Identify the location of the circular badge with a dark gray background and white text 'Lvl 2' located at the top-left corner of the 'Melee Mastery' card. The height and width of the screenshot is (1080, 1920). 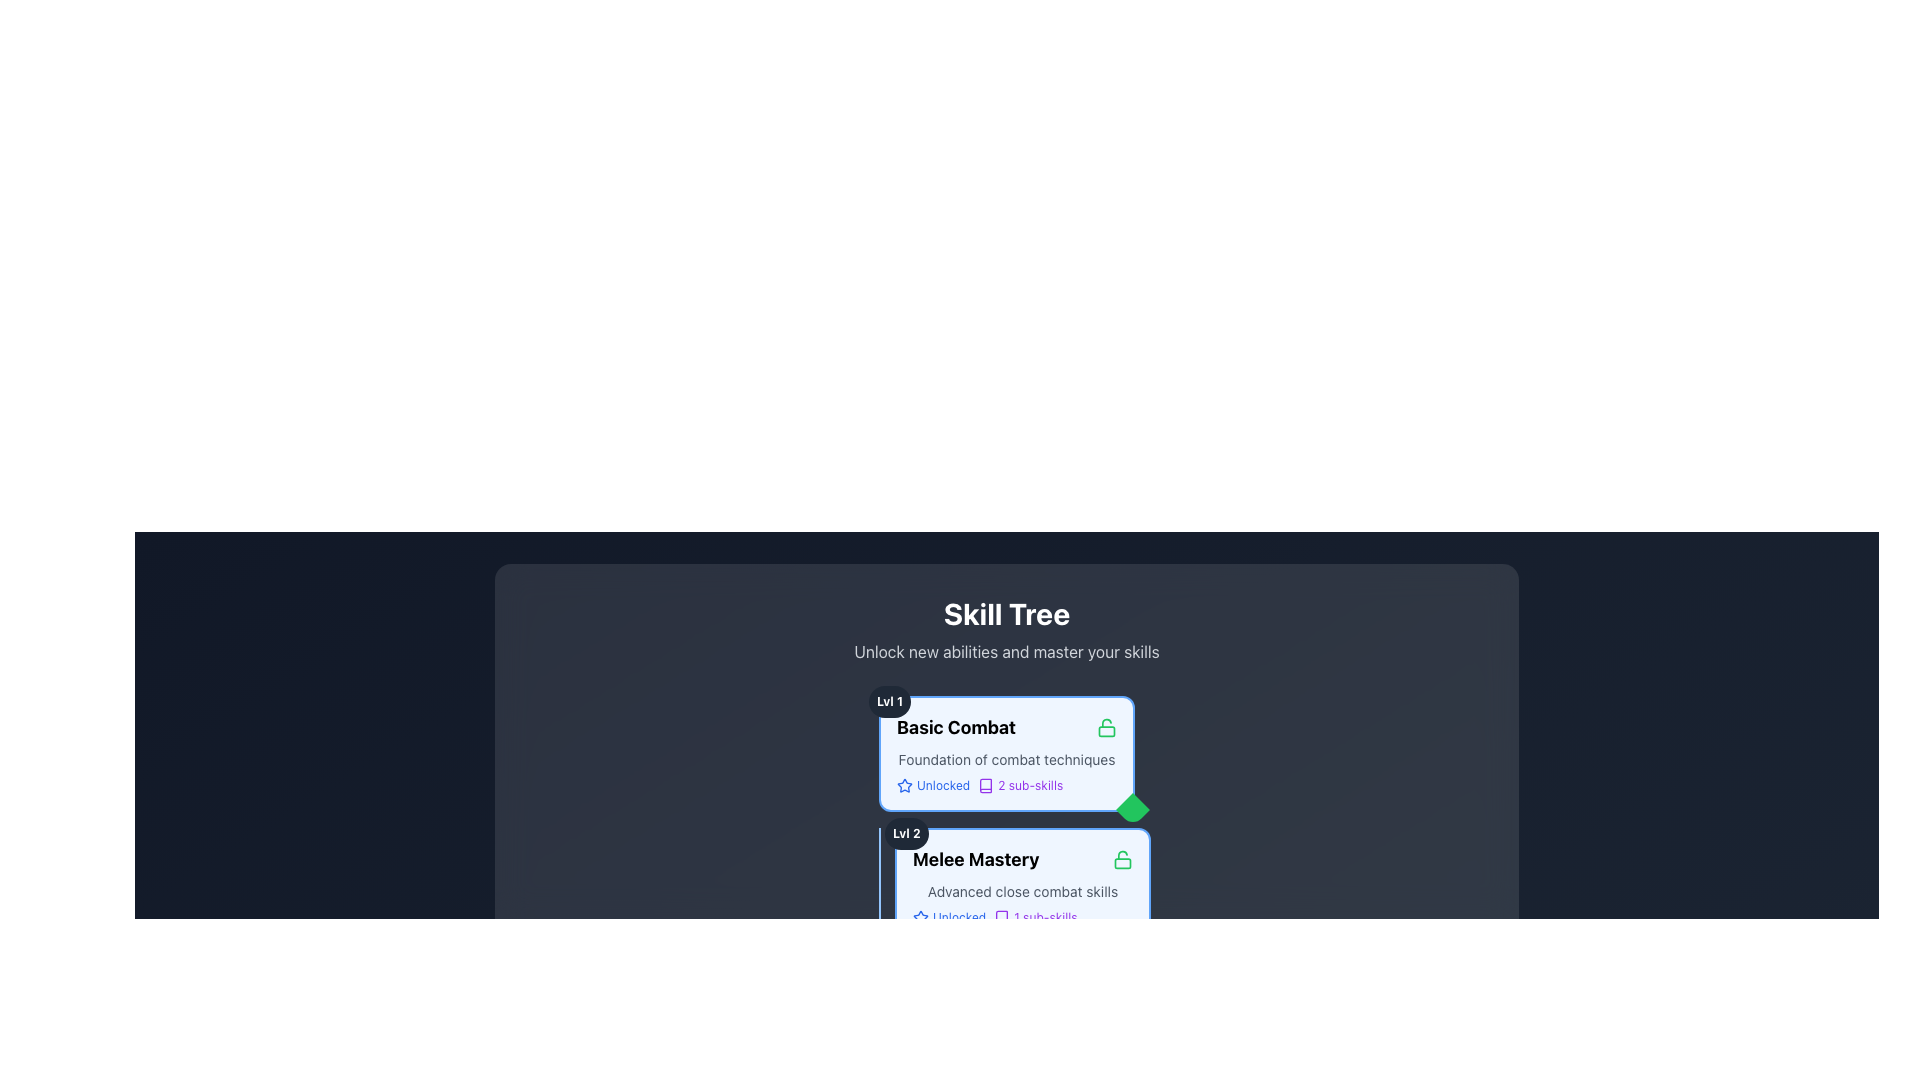
(905, 833).